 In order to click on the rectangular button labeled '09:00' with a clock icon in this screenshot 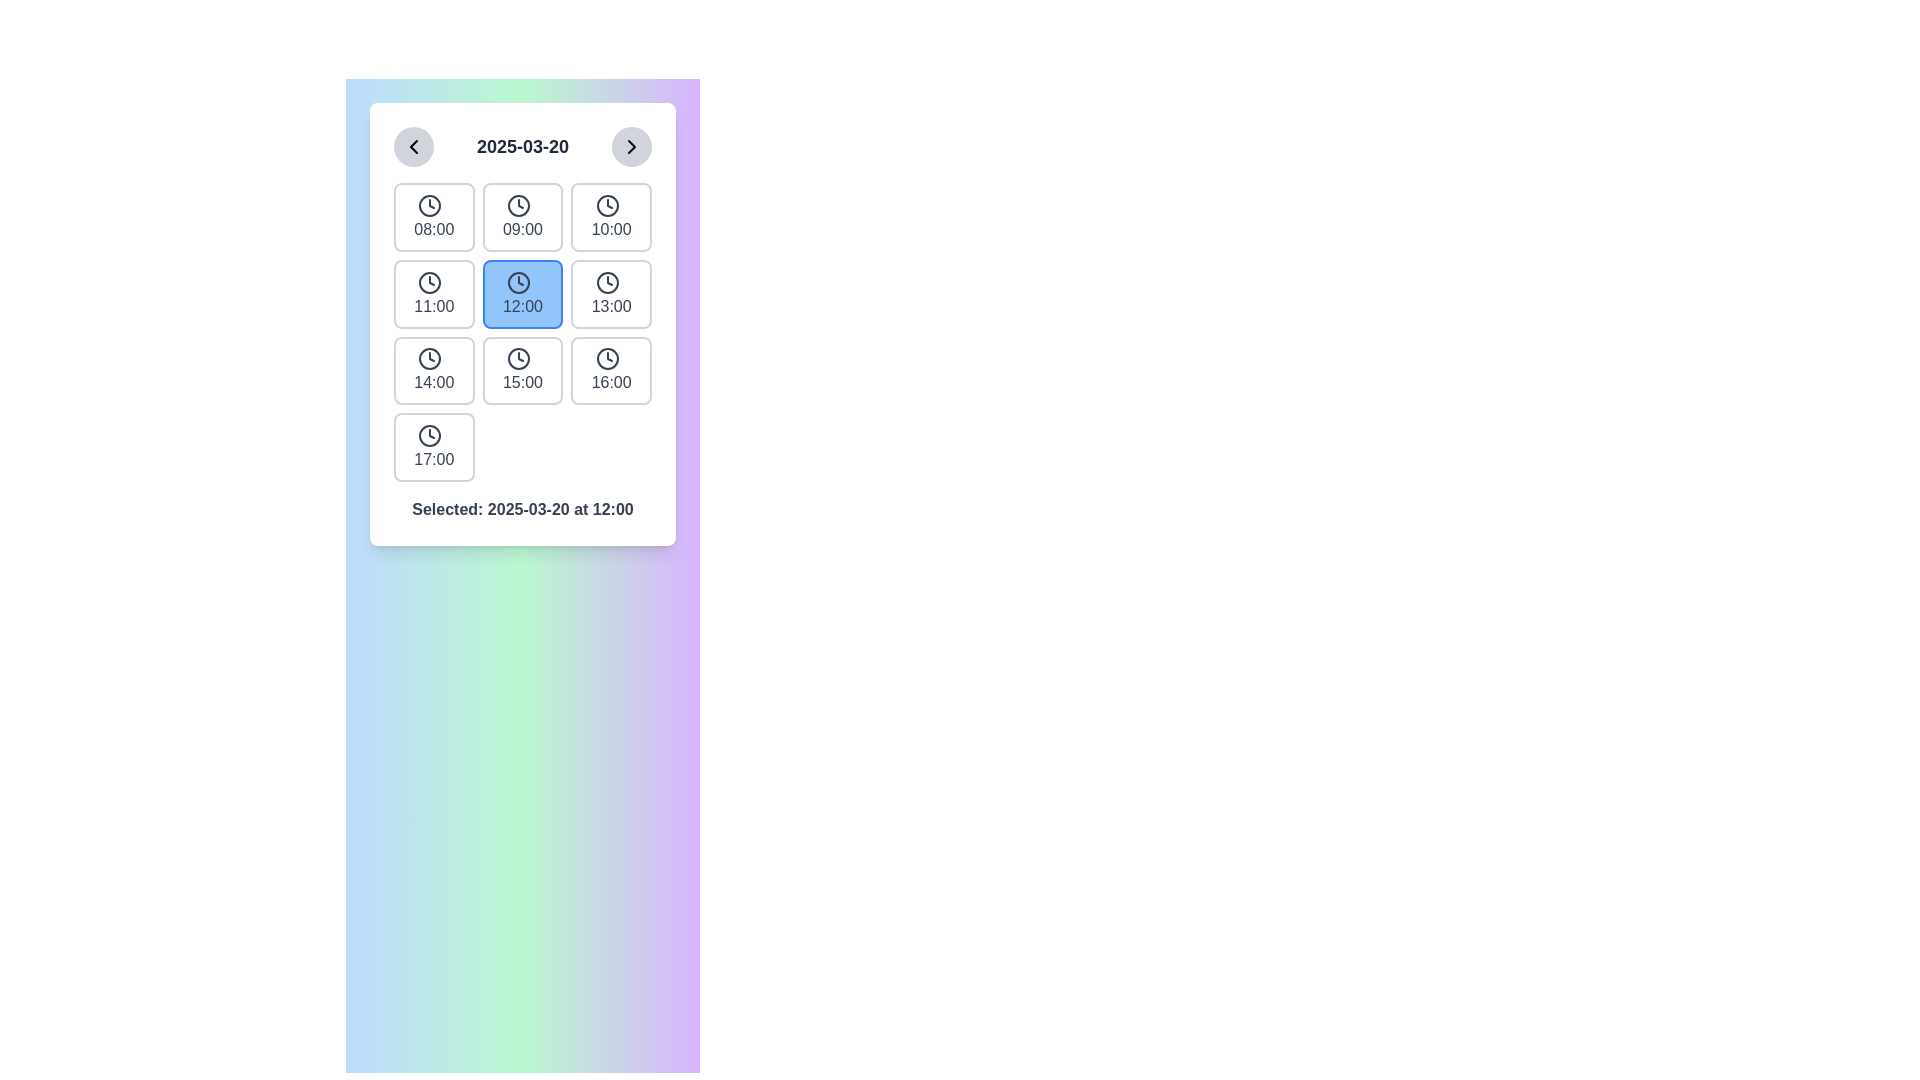, I will do `click(523, 217)`.